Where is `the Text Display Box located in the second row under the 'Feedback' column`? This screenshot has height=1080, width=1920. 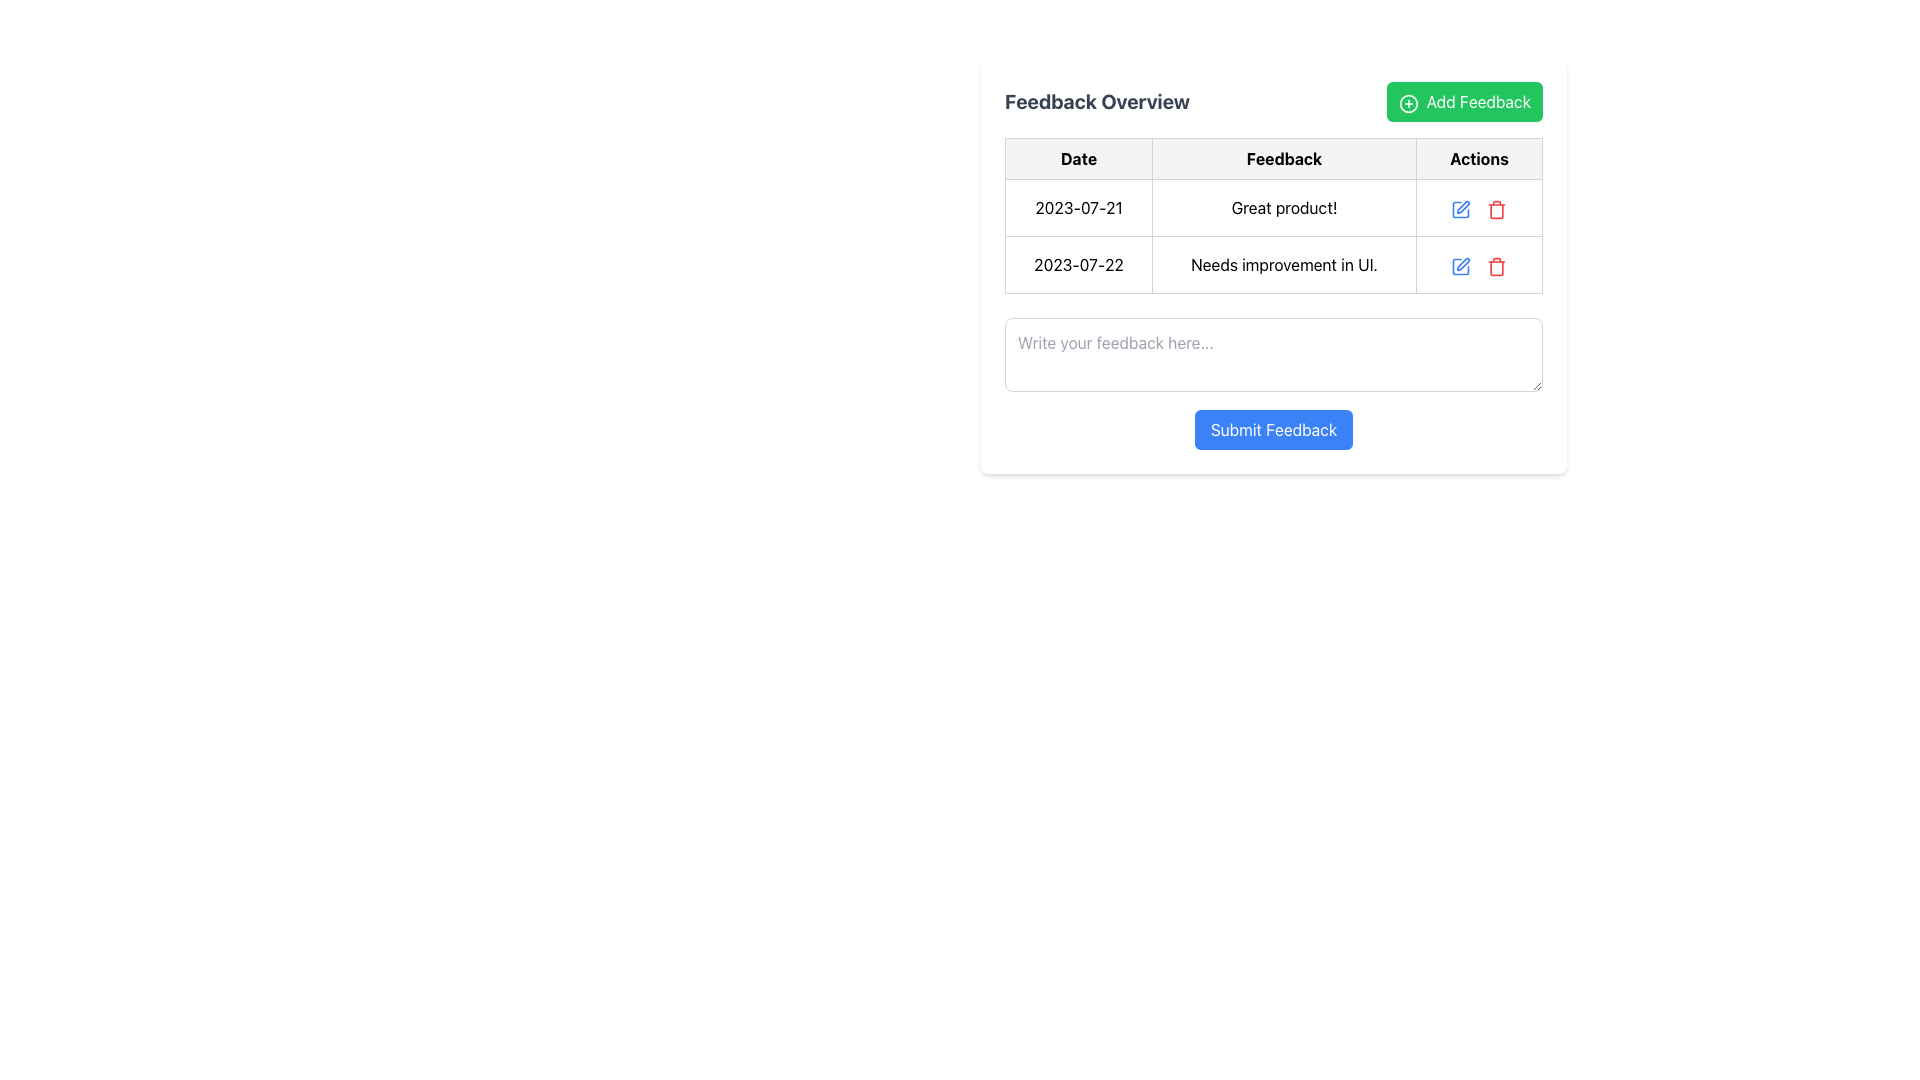 the Text Display Box located in the second row under the 'Feedback' column is located at coordinates (1284, 264).